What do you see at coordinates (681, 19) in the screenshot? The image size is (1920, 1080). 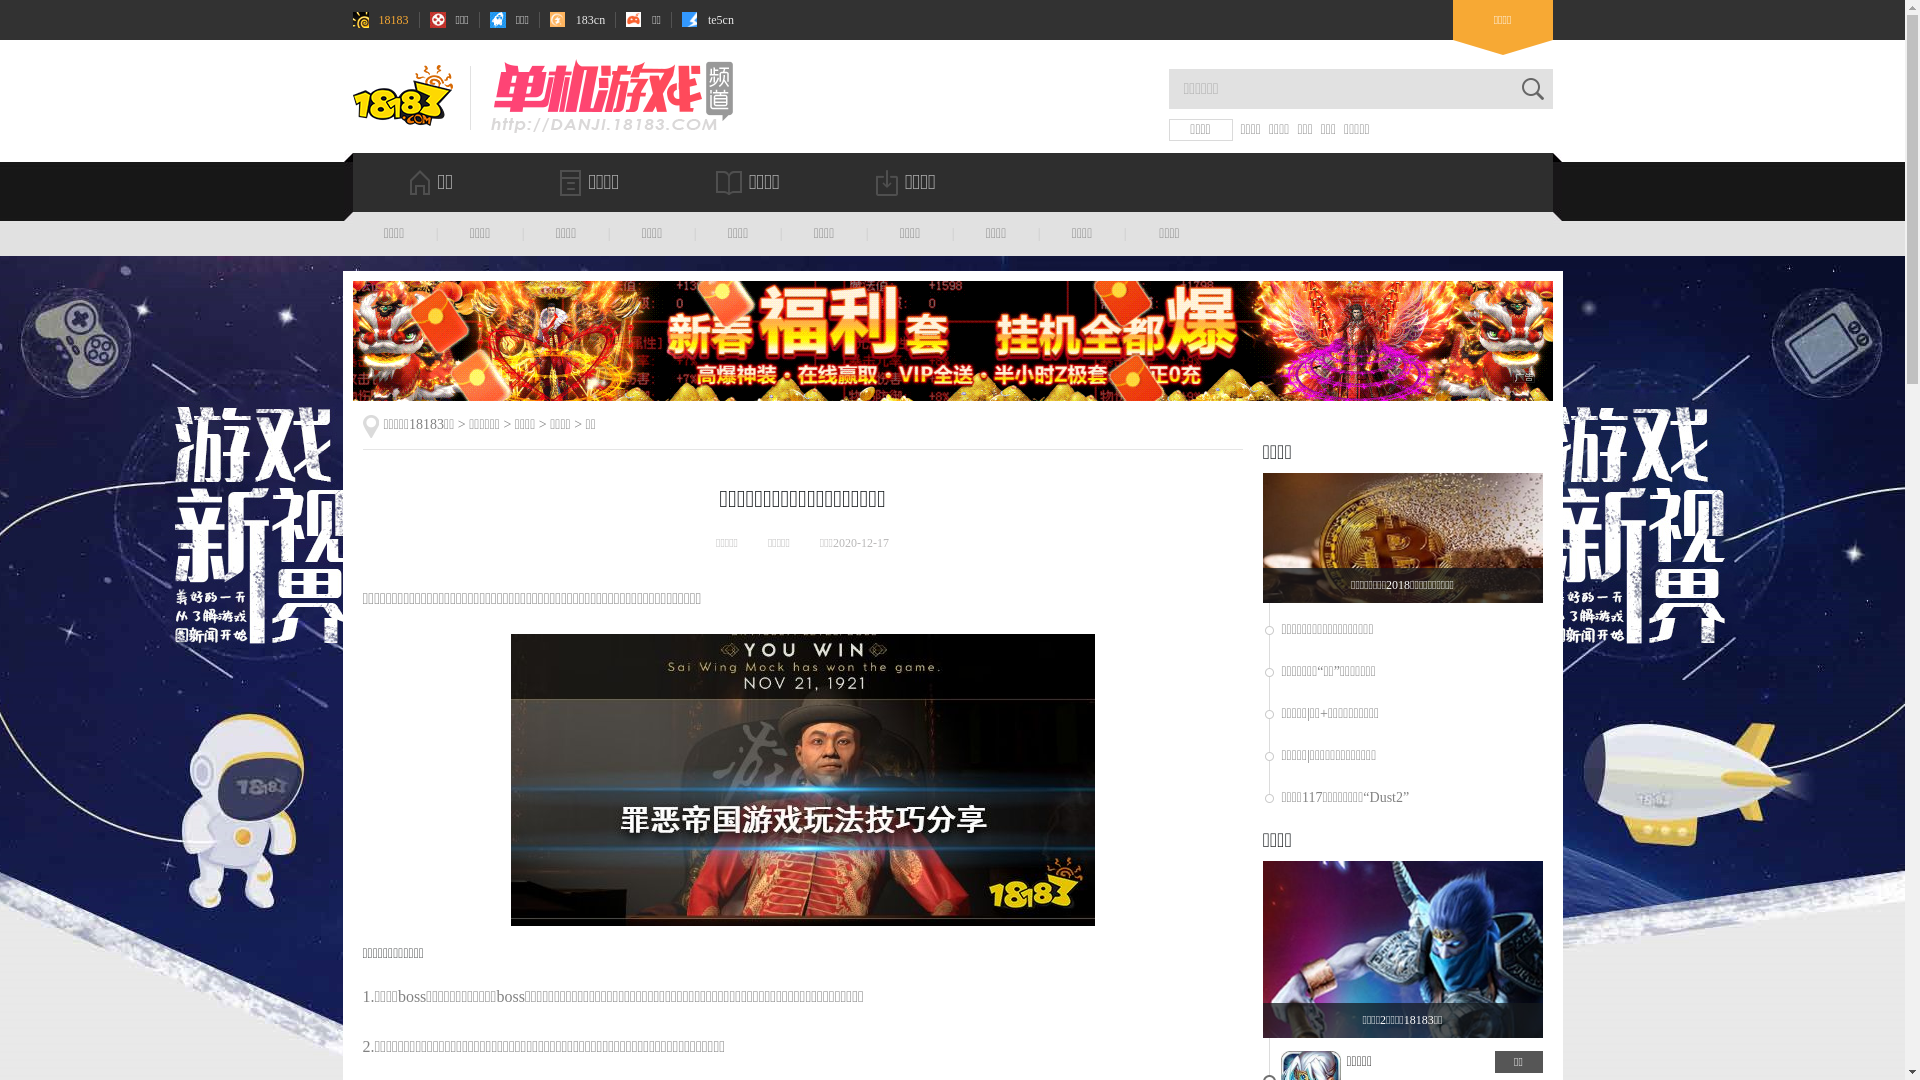 I see `'te5cn'` at bounding box center [681, 19].